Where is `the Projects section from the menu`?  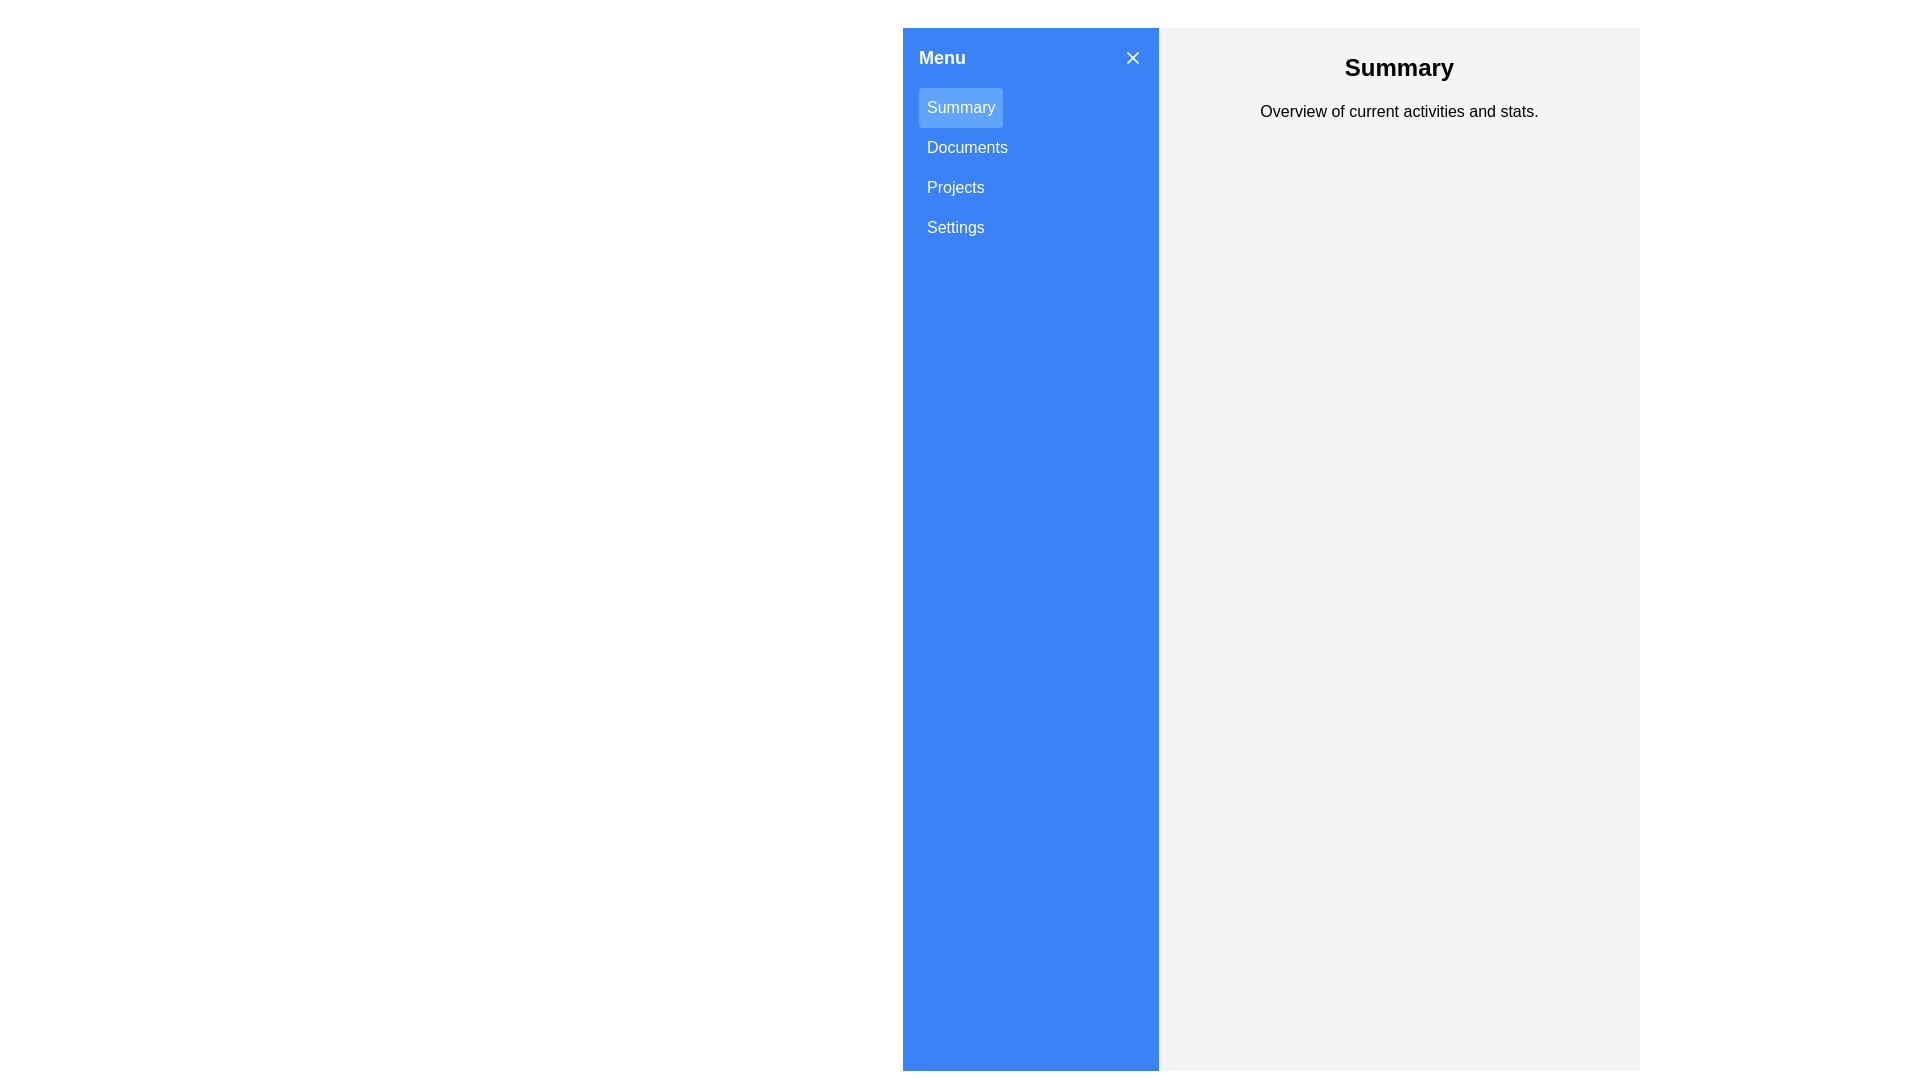
the Projects section from the menu is located at coordinates (954, 188).